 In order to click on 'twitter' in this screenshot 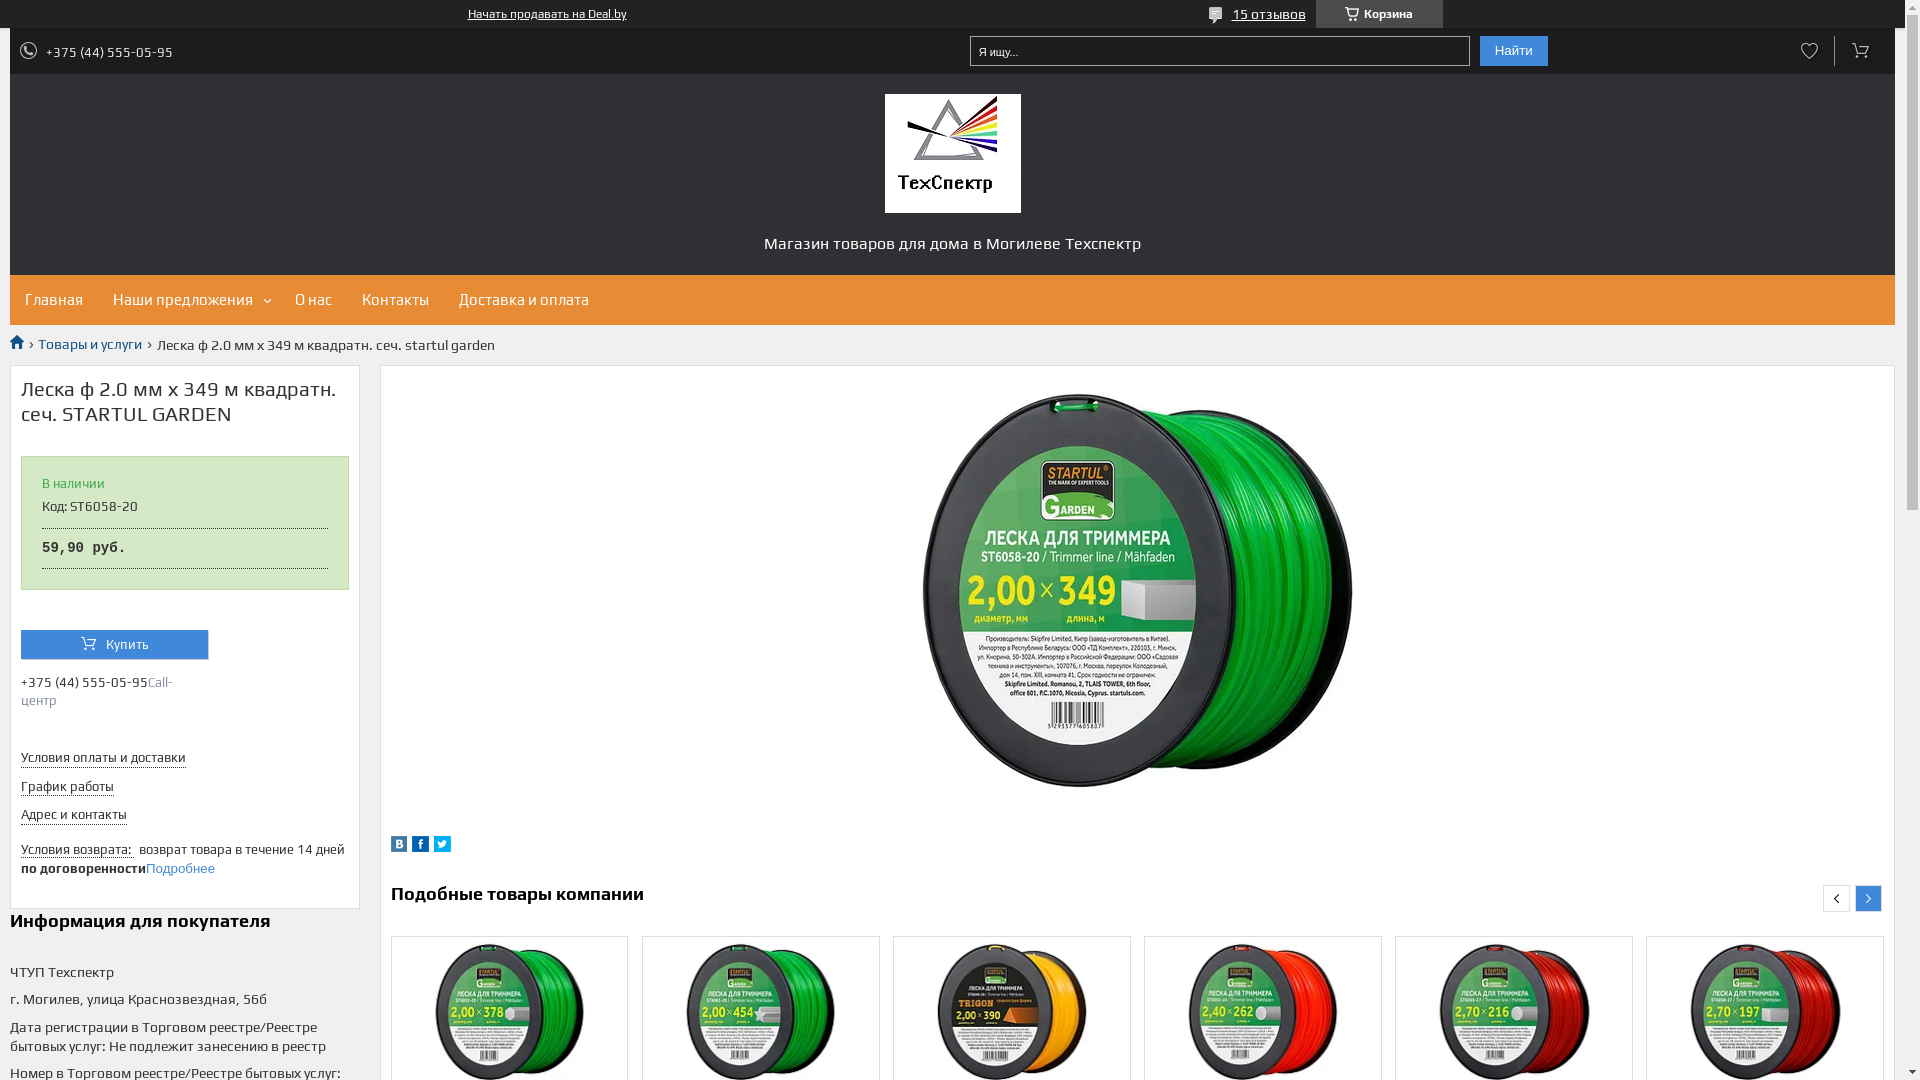, I will do `click(441, 847)`.